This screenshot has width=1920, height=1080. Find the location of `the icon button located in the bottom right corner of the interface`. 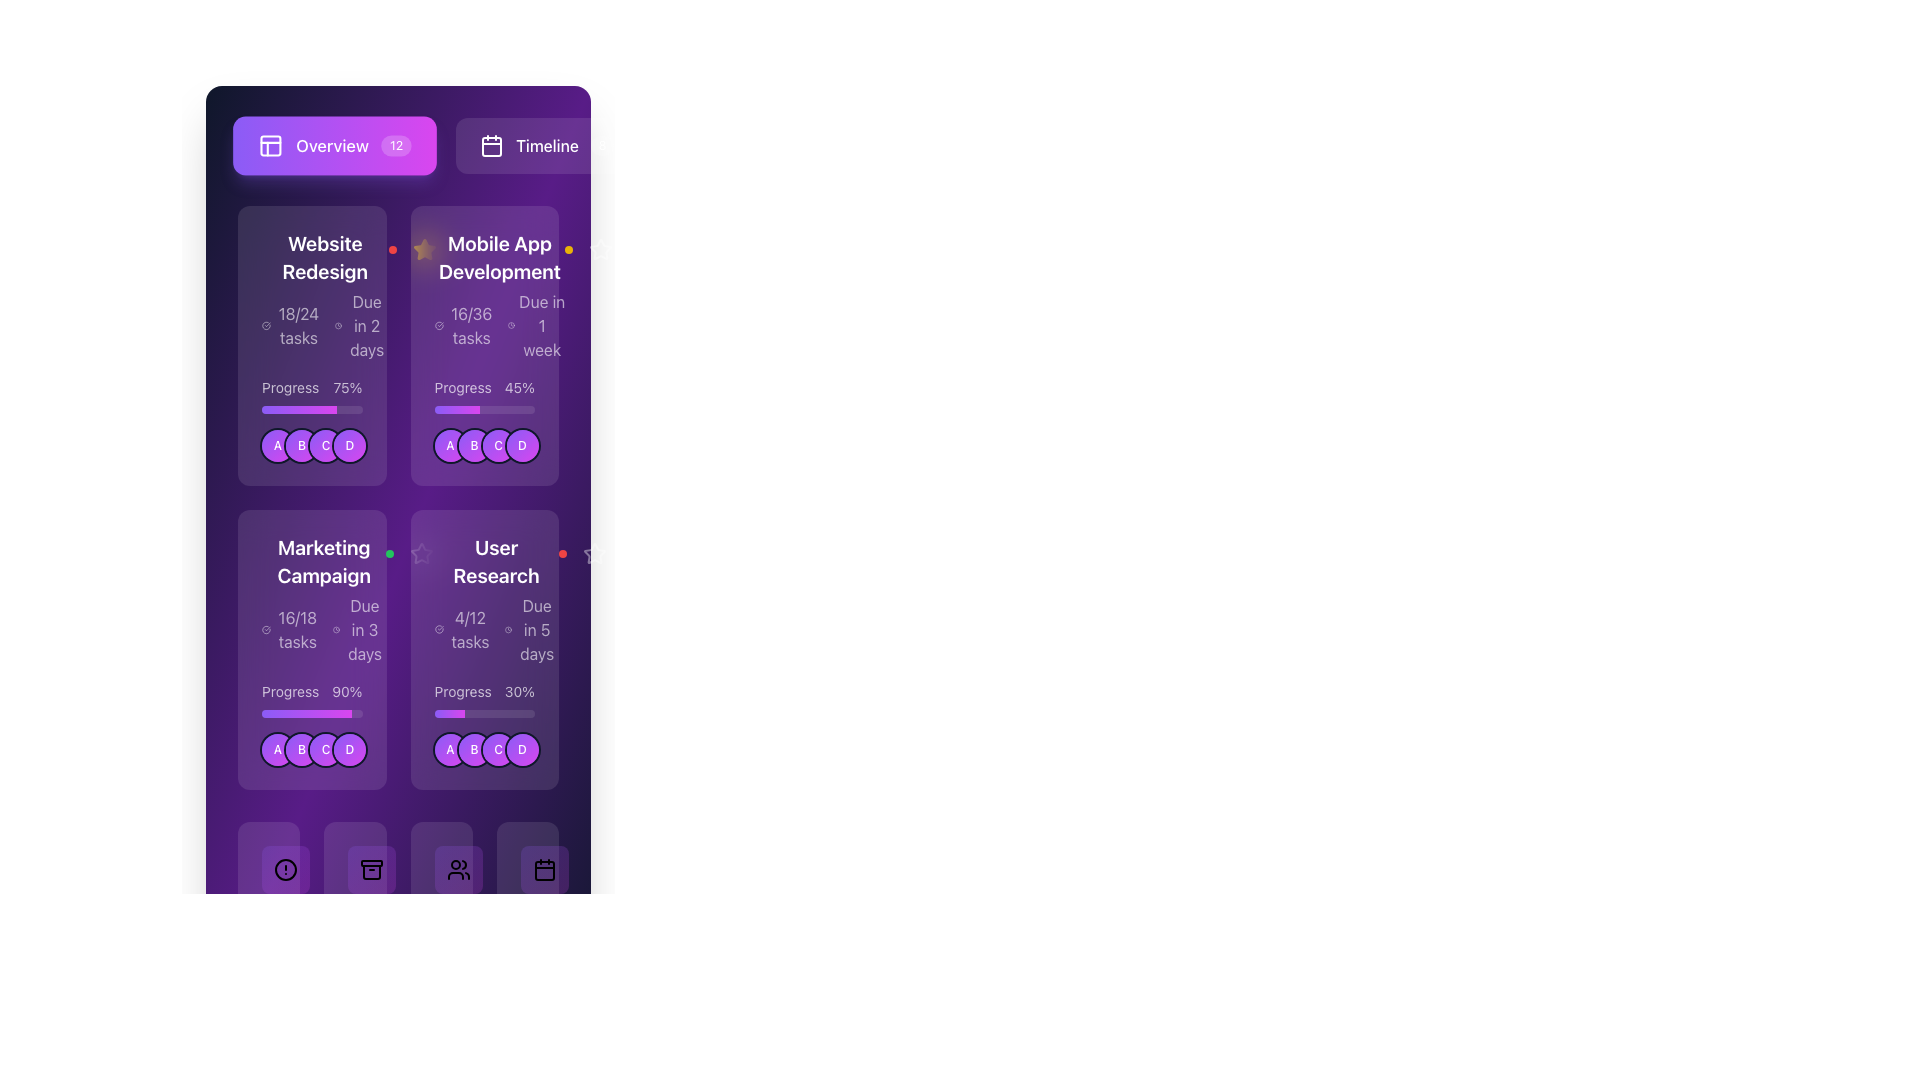

the icon button located in the bottom right corner of the interface is located at coordinates (544, 869).